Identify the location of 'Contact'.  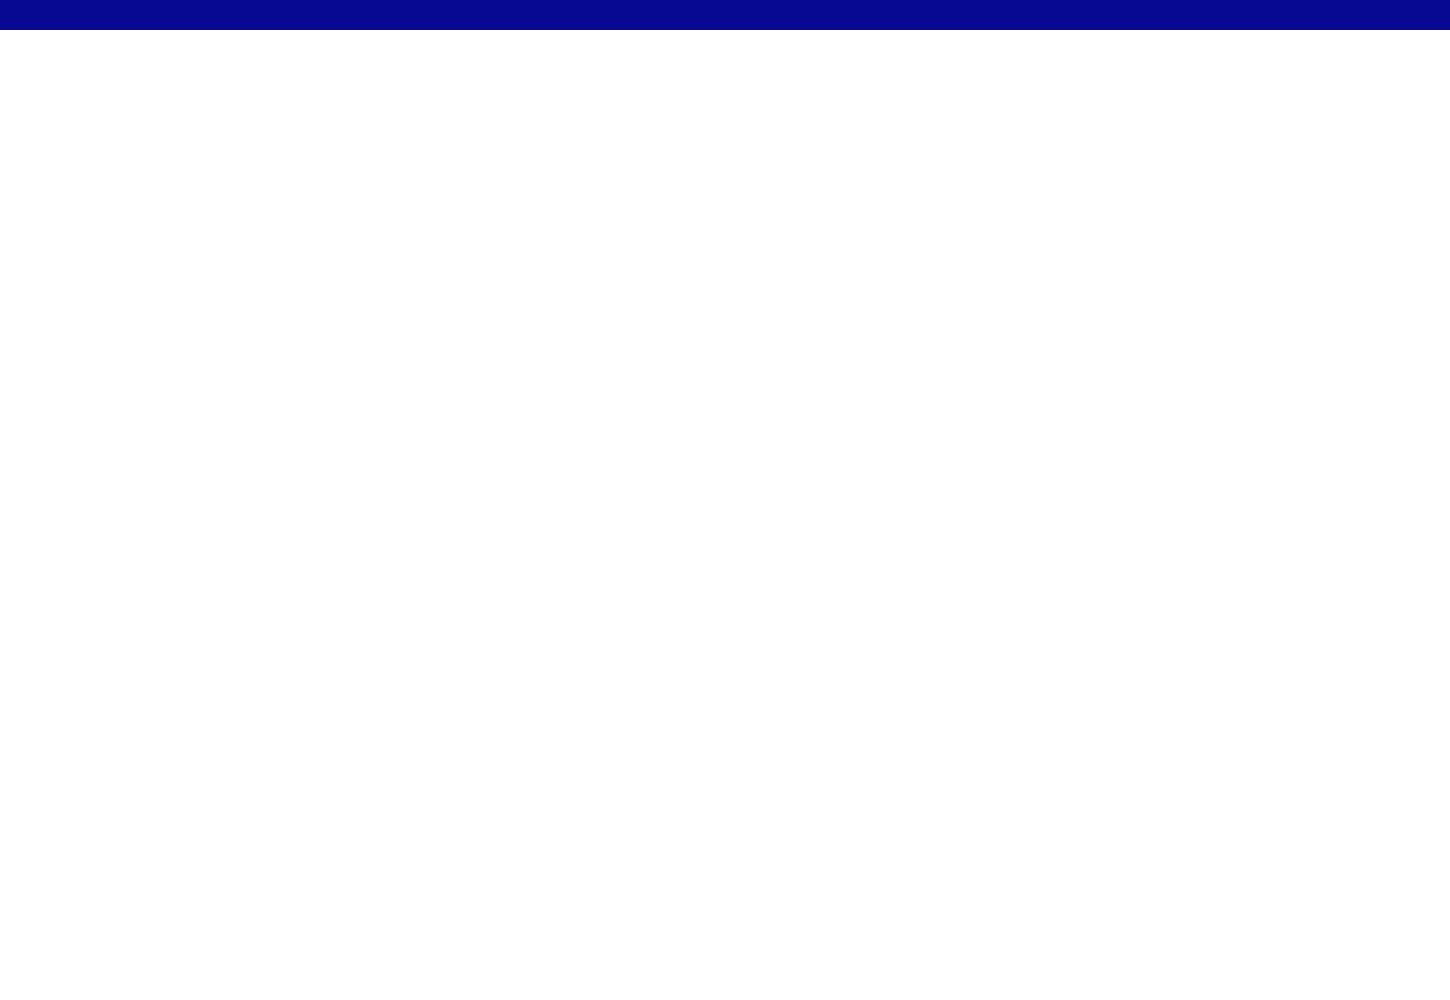
(522, 24).